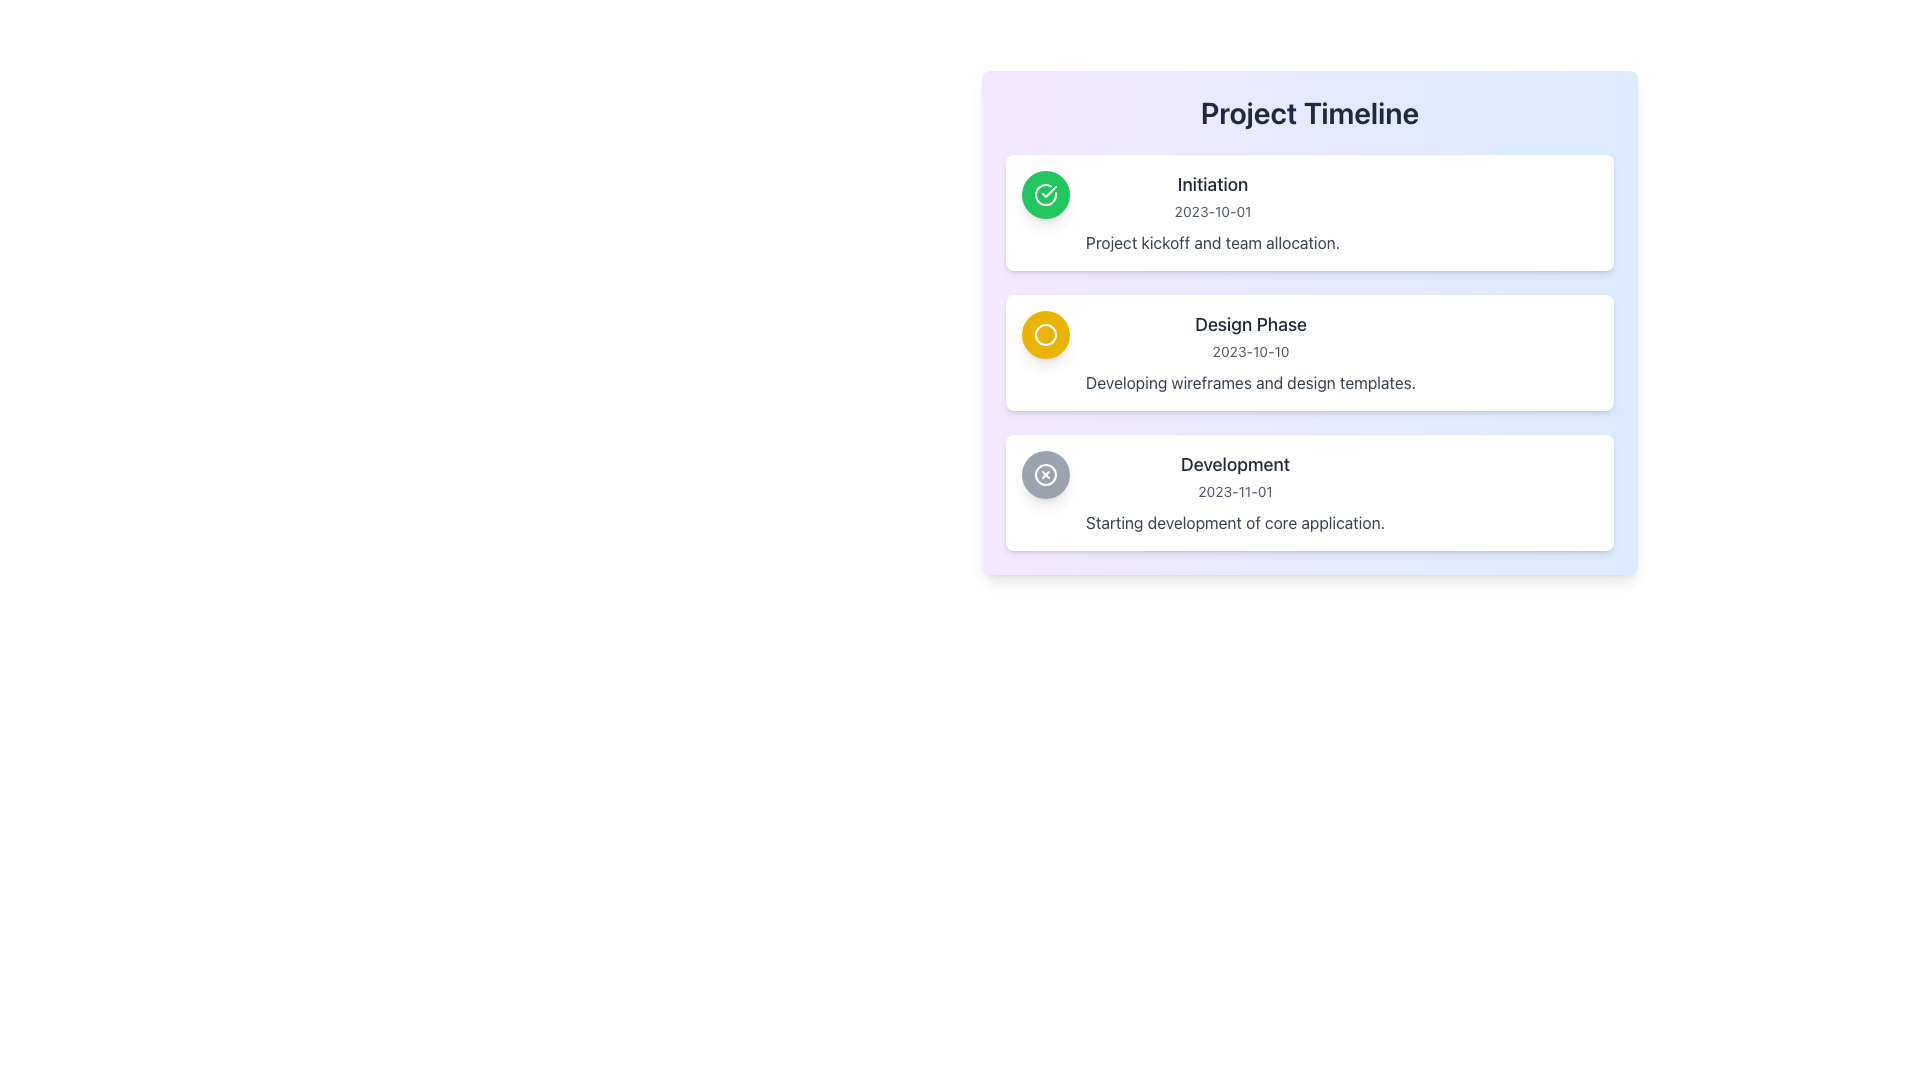 The height and width of the screenshot is (1080, 1920). What do you see at coordinates (1212, 212) in the screenshot?
I see `title 'Initiation' and description 'Project kickoff and team allocation.' from the textual block located at the top of the list of project phases` at bounding box center [1212, 212].